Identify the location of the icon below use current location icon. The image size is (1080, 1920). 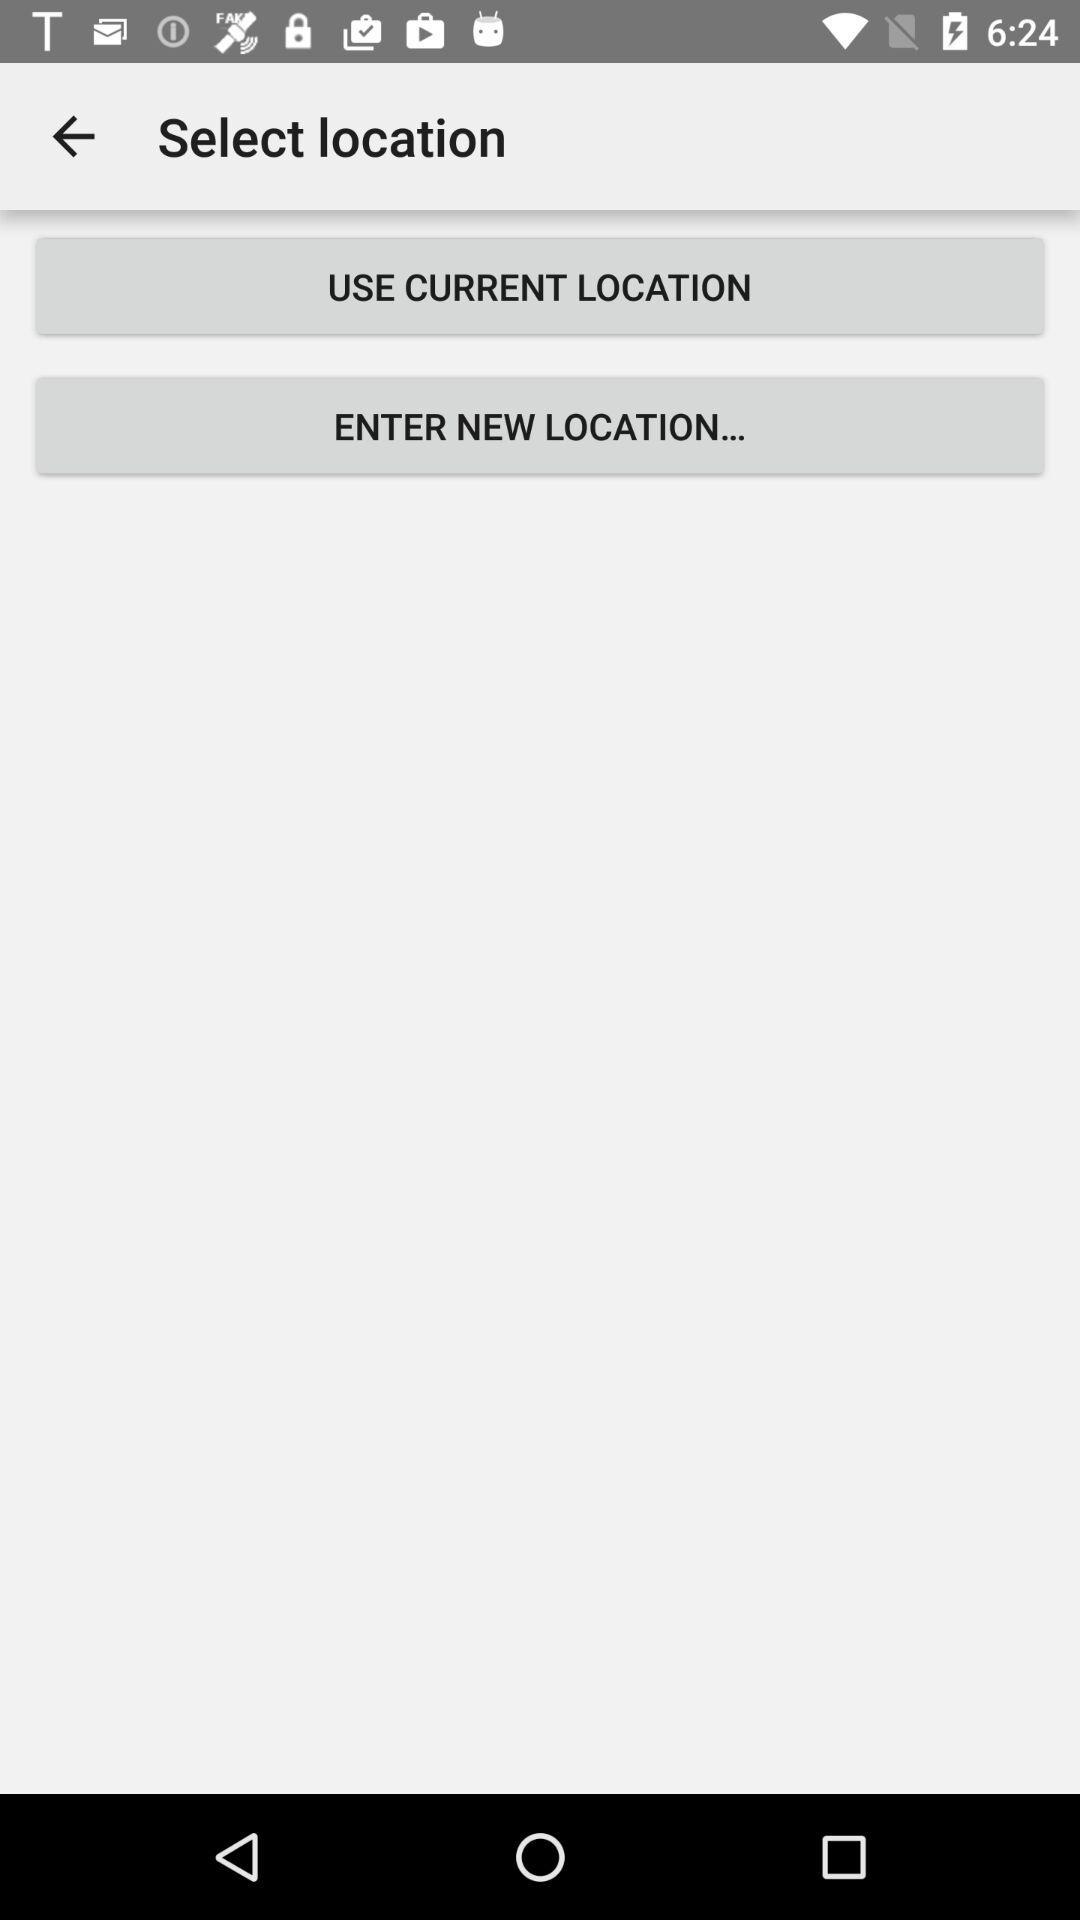
(540, 425).